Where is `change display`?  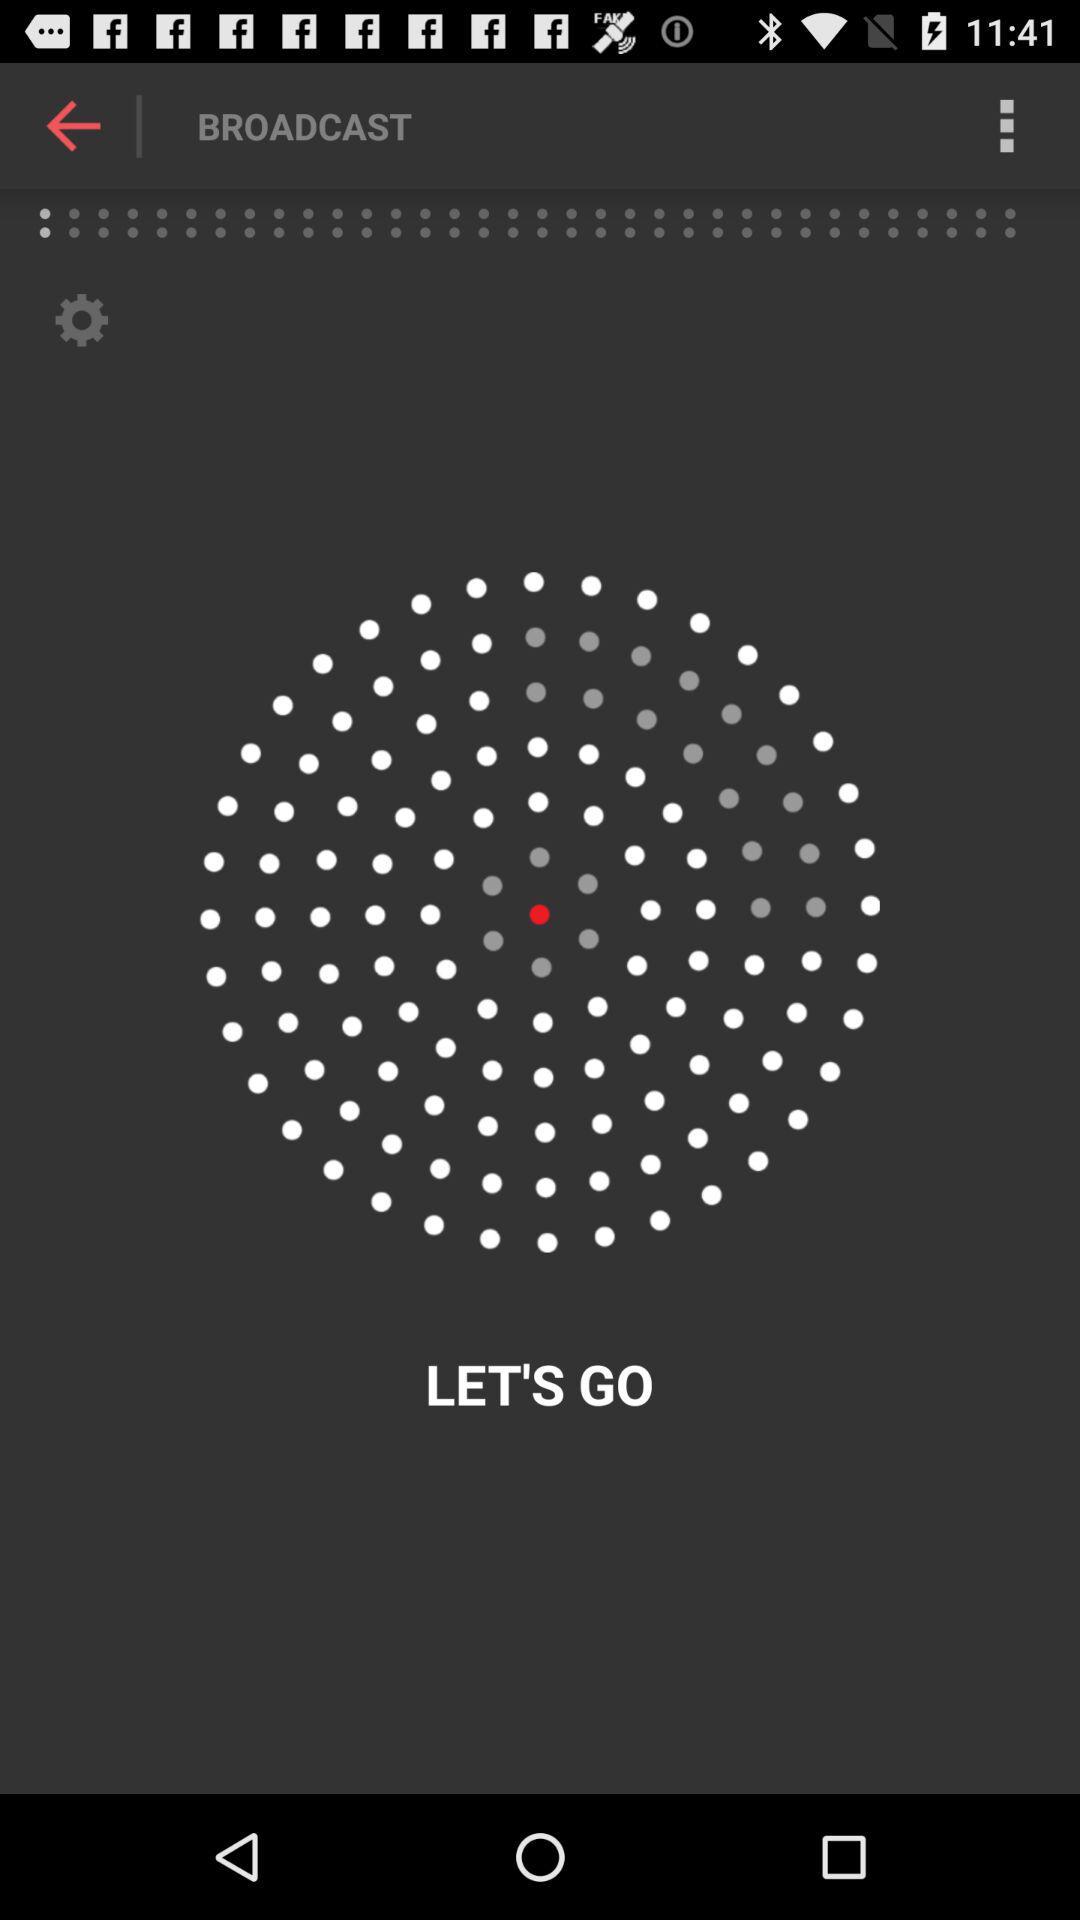
change display is located at coordinates (538, 911).